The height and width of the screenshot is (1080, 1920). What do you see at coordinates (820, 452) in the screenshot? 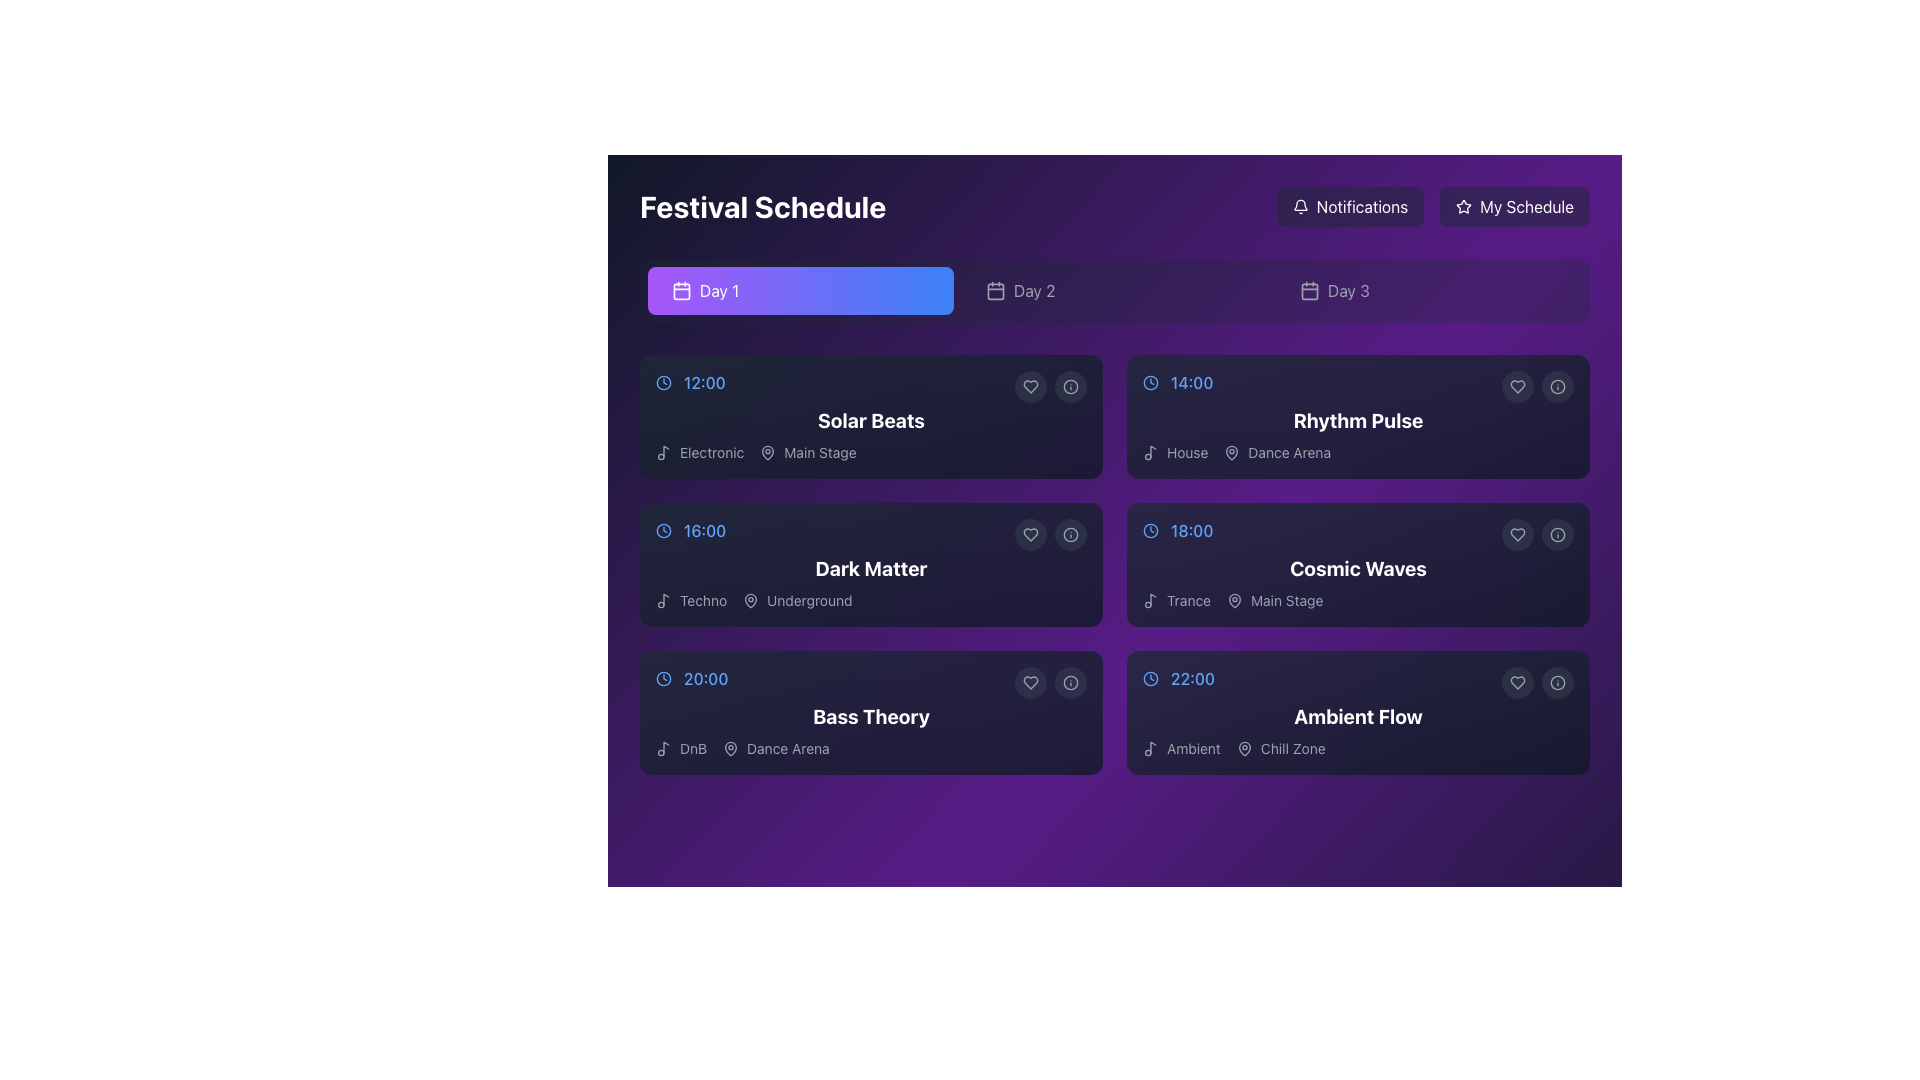
I see `the static text label displaying 'Main Stage' on the dark card-like background within the schedule interface for the 'Solar Beats' event` at bounding box center [820, 452].